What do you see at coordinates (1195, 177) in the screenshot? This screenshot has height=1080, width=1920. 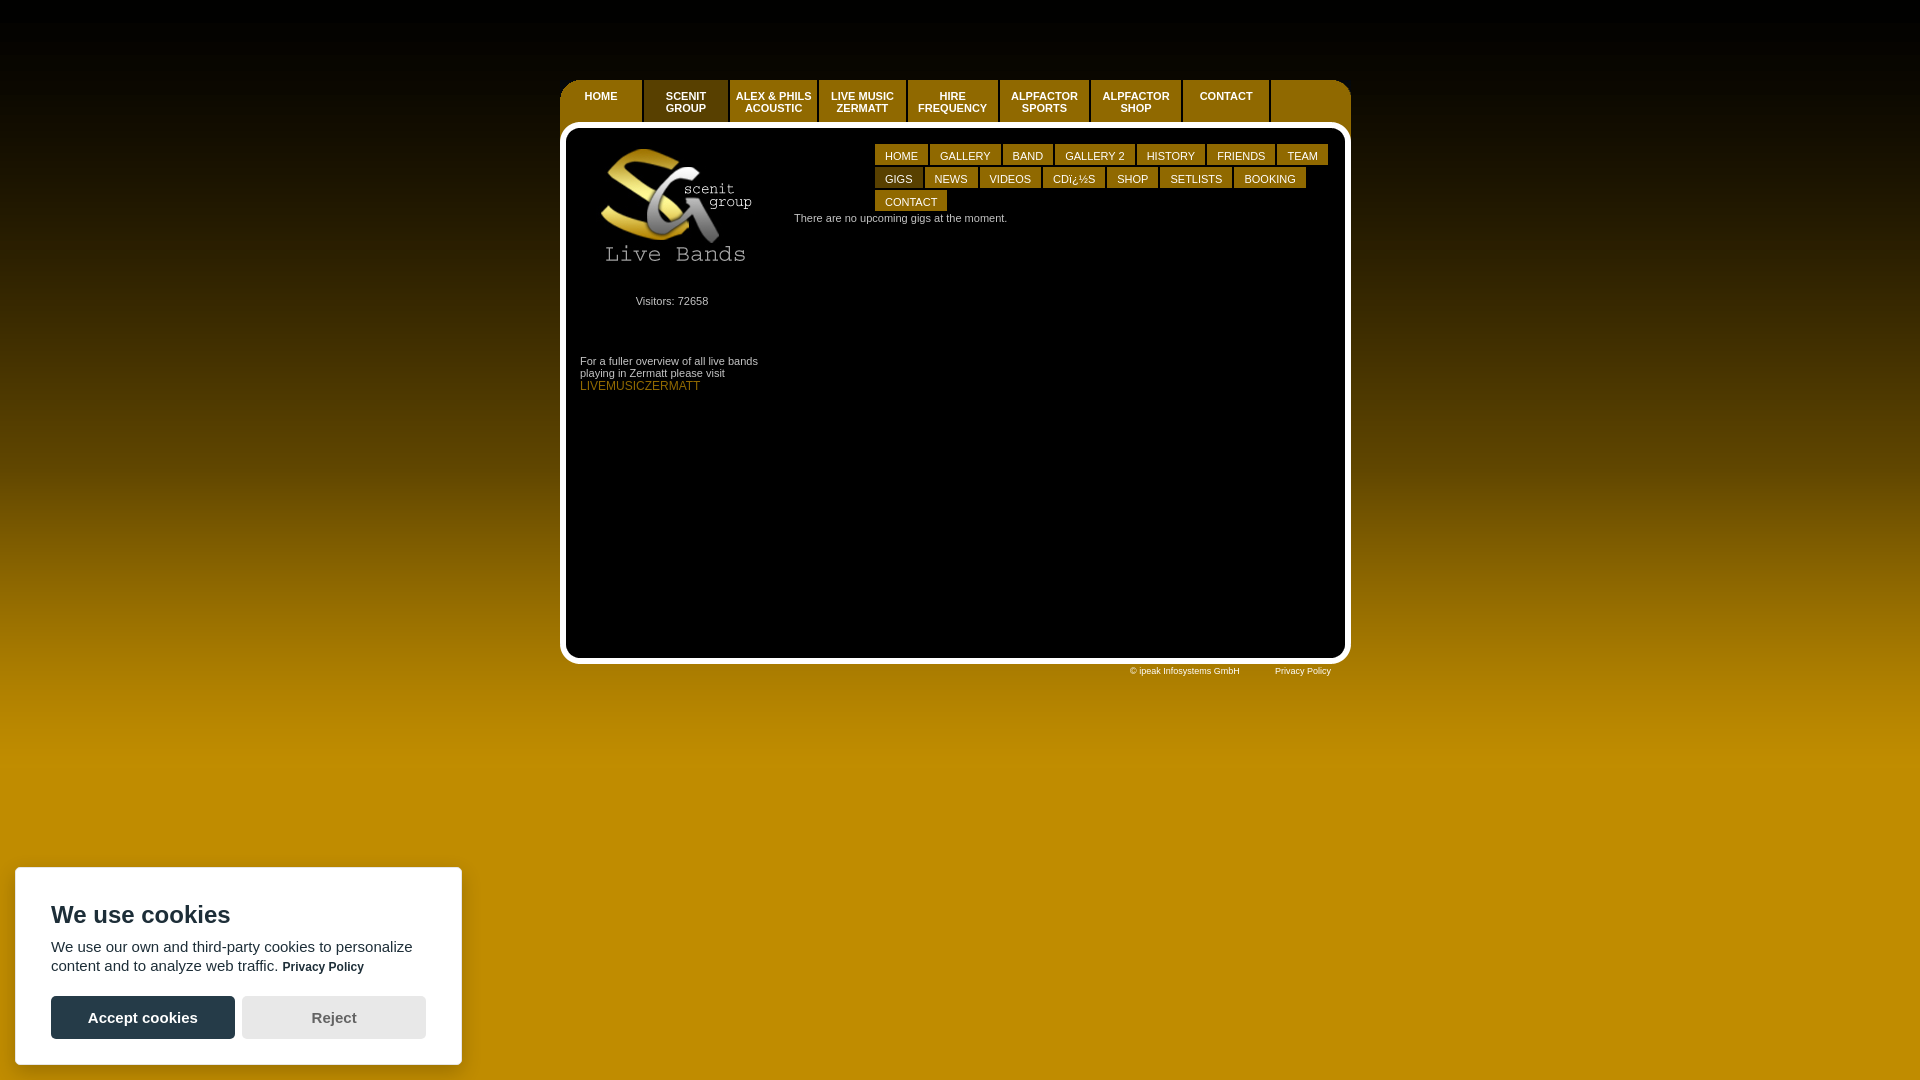 I see `'SETLISTS'` at bounding box center [1195, 177].